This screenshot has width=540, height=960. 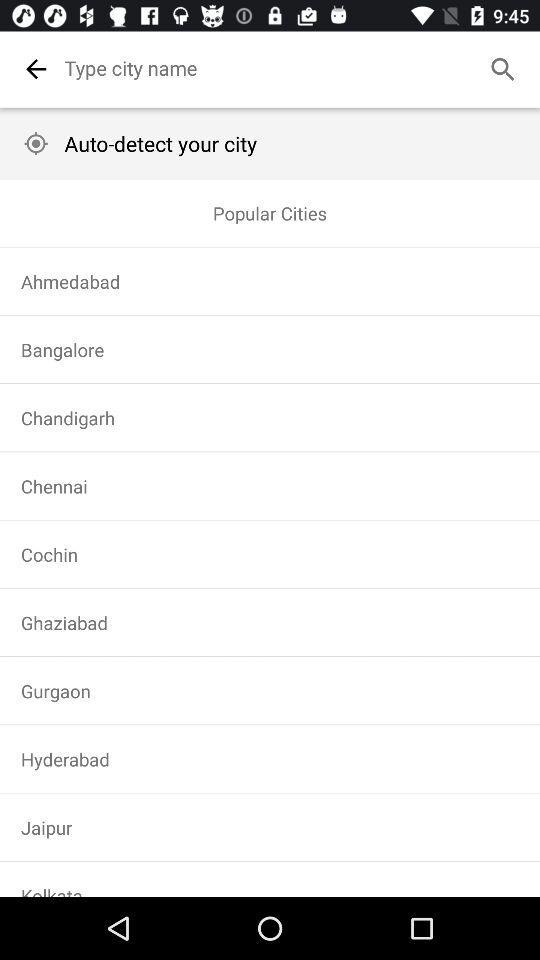 What do you see at coordinates (36, 69) in the screenshot?
I see `the arrow_backward icon` at bounding box center [36, 69].